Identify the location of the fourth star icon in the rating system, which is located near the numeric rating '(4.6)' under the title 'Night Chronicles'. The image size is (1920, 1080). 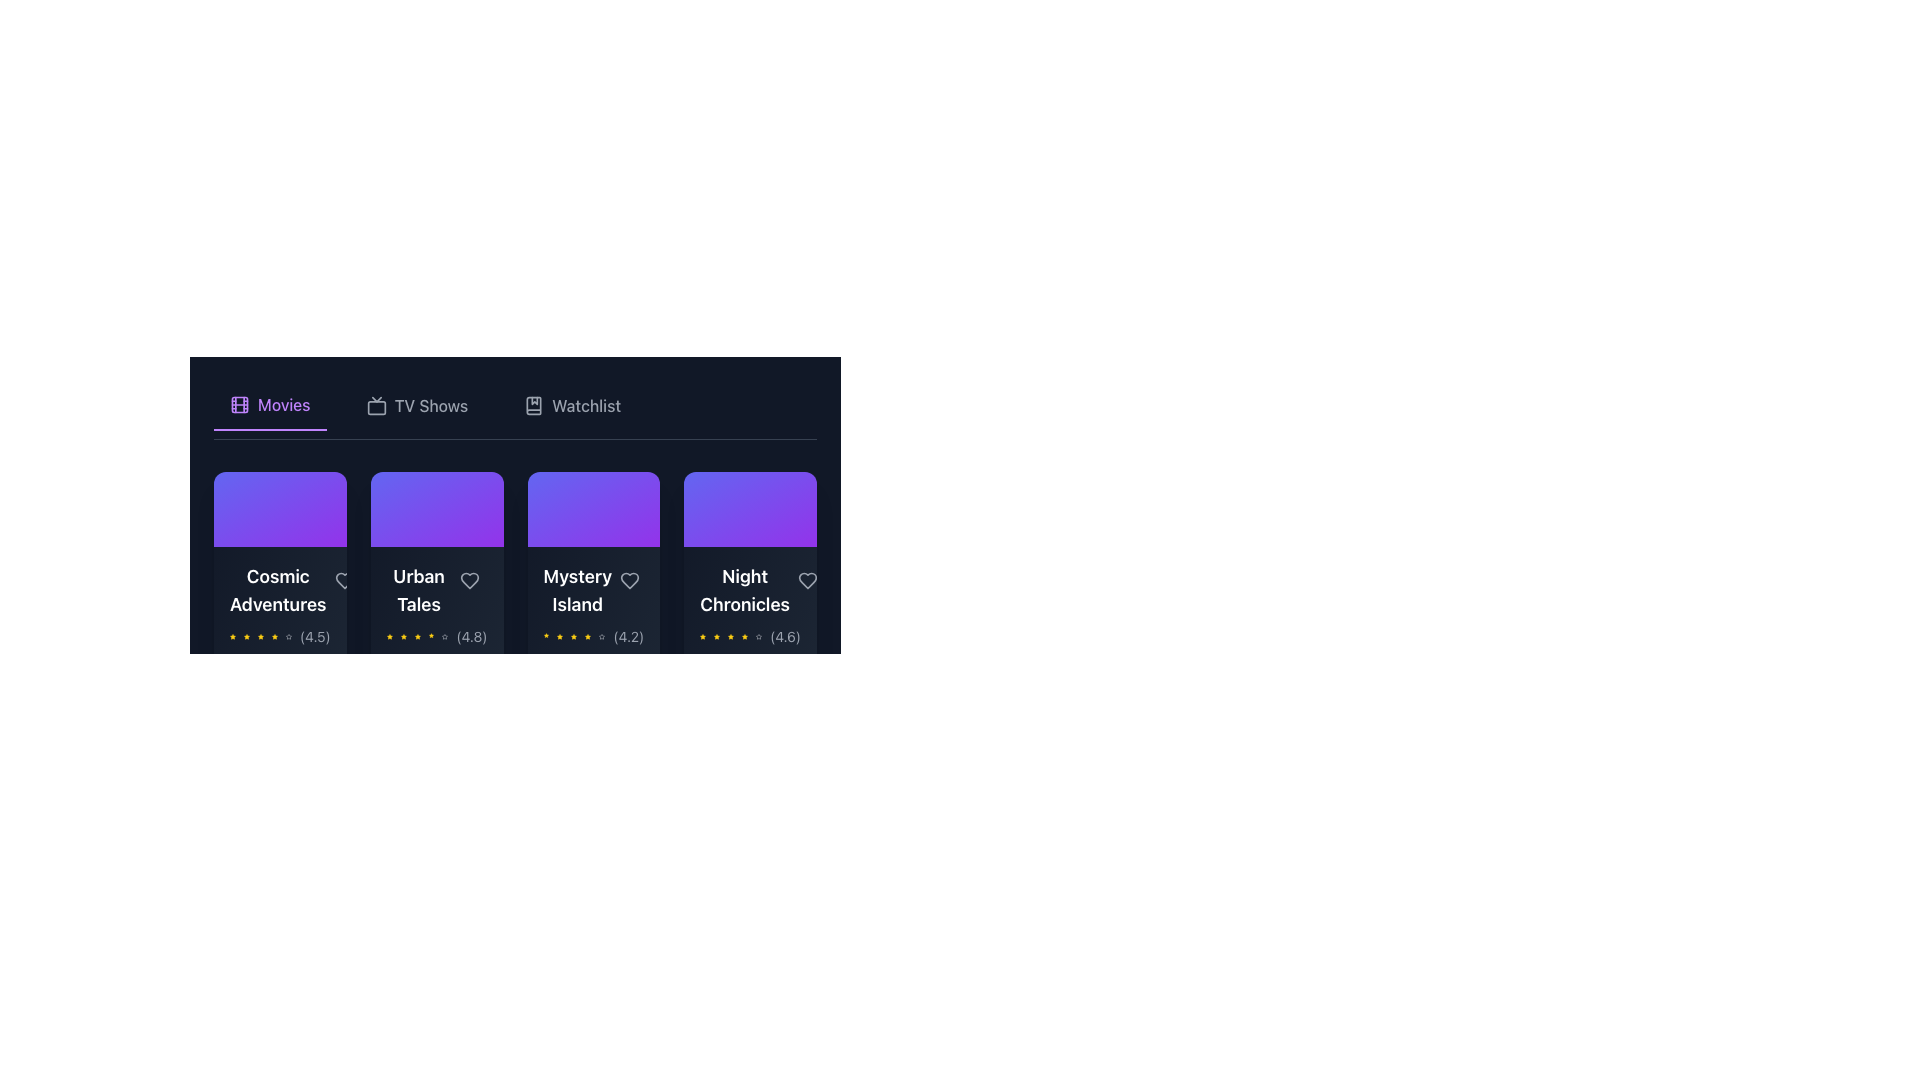
(730, 636).